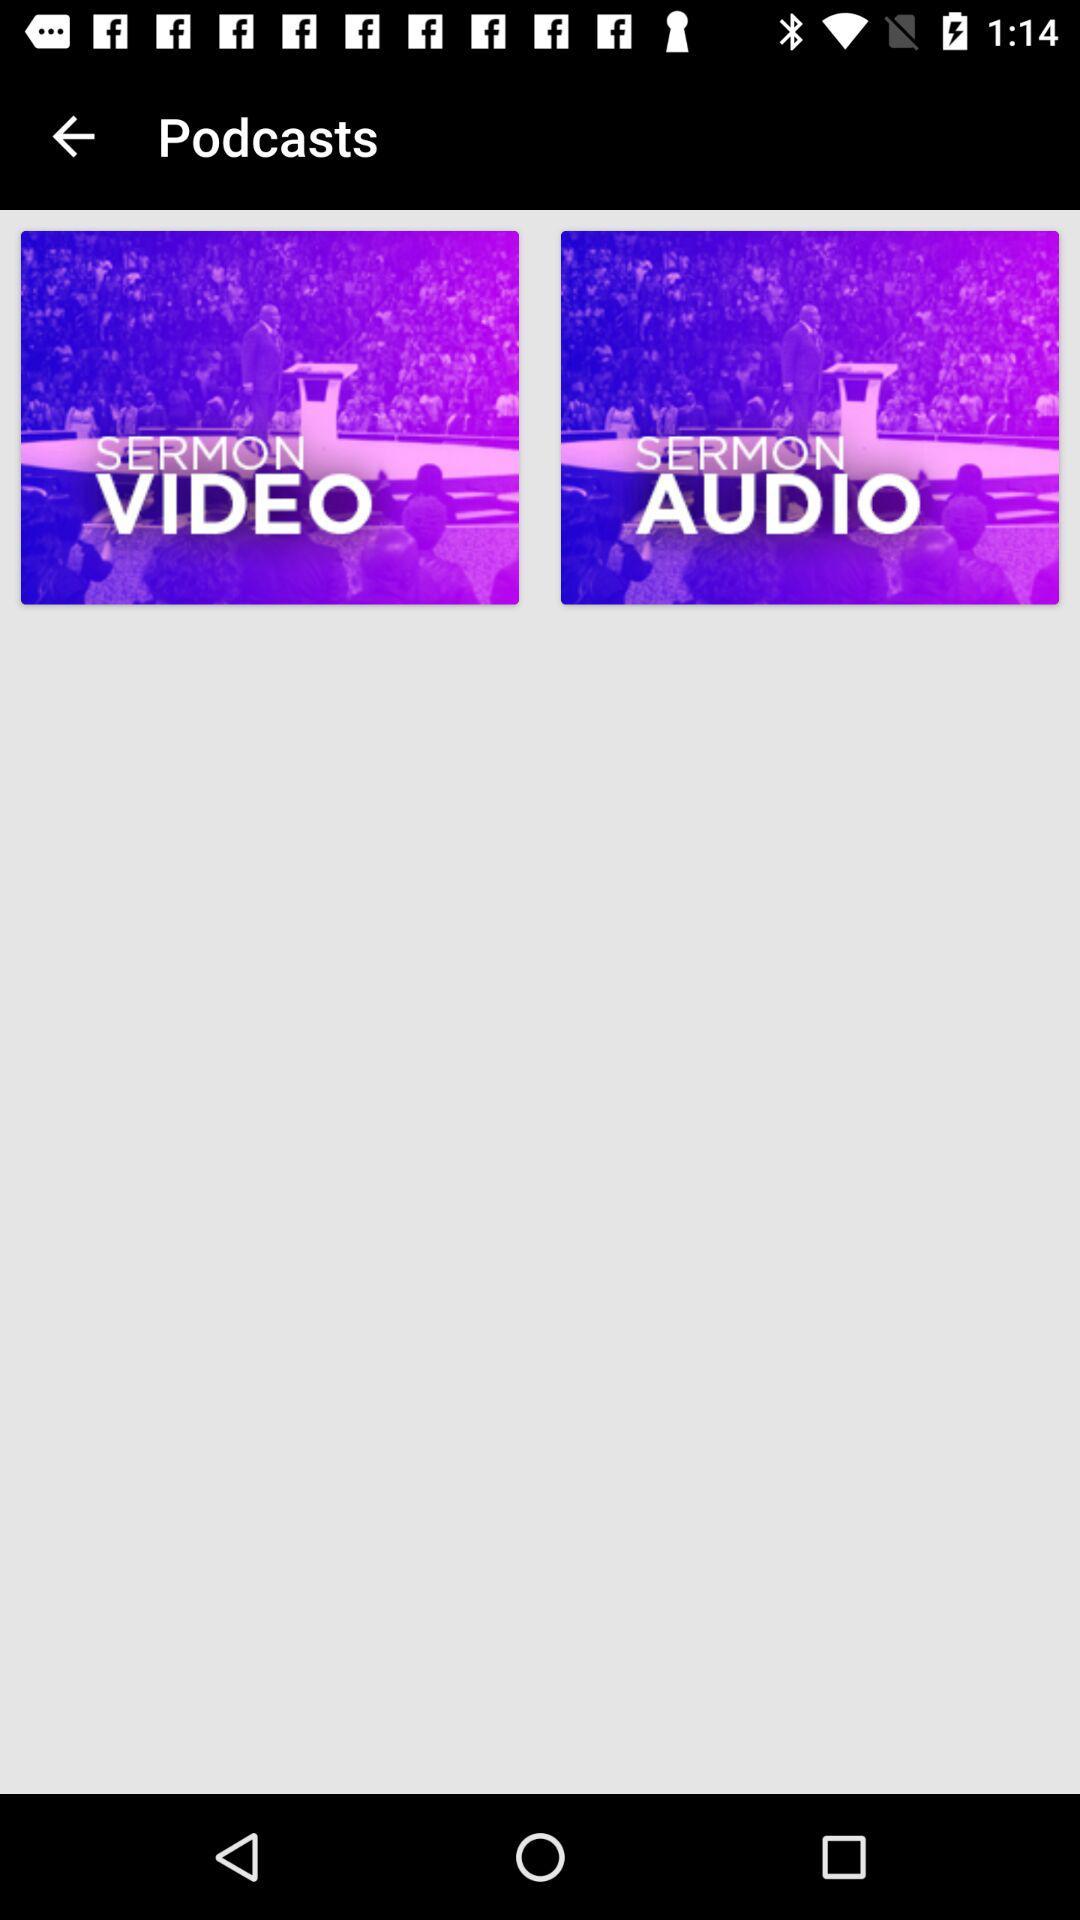 The height and width of the screenshot is (1920, 1080). What do you see at coordinates (72, 135) in the screenshot?
I see `icon to the left of podcasts item` at bounding box center [72, 135].